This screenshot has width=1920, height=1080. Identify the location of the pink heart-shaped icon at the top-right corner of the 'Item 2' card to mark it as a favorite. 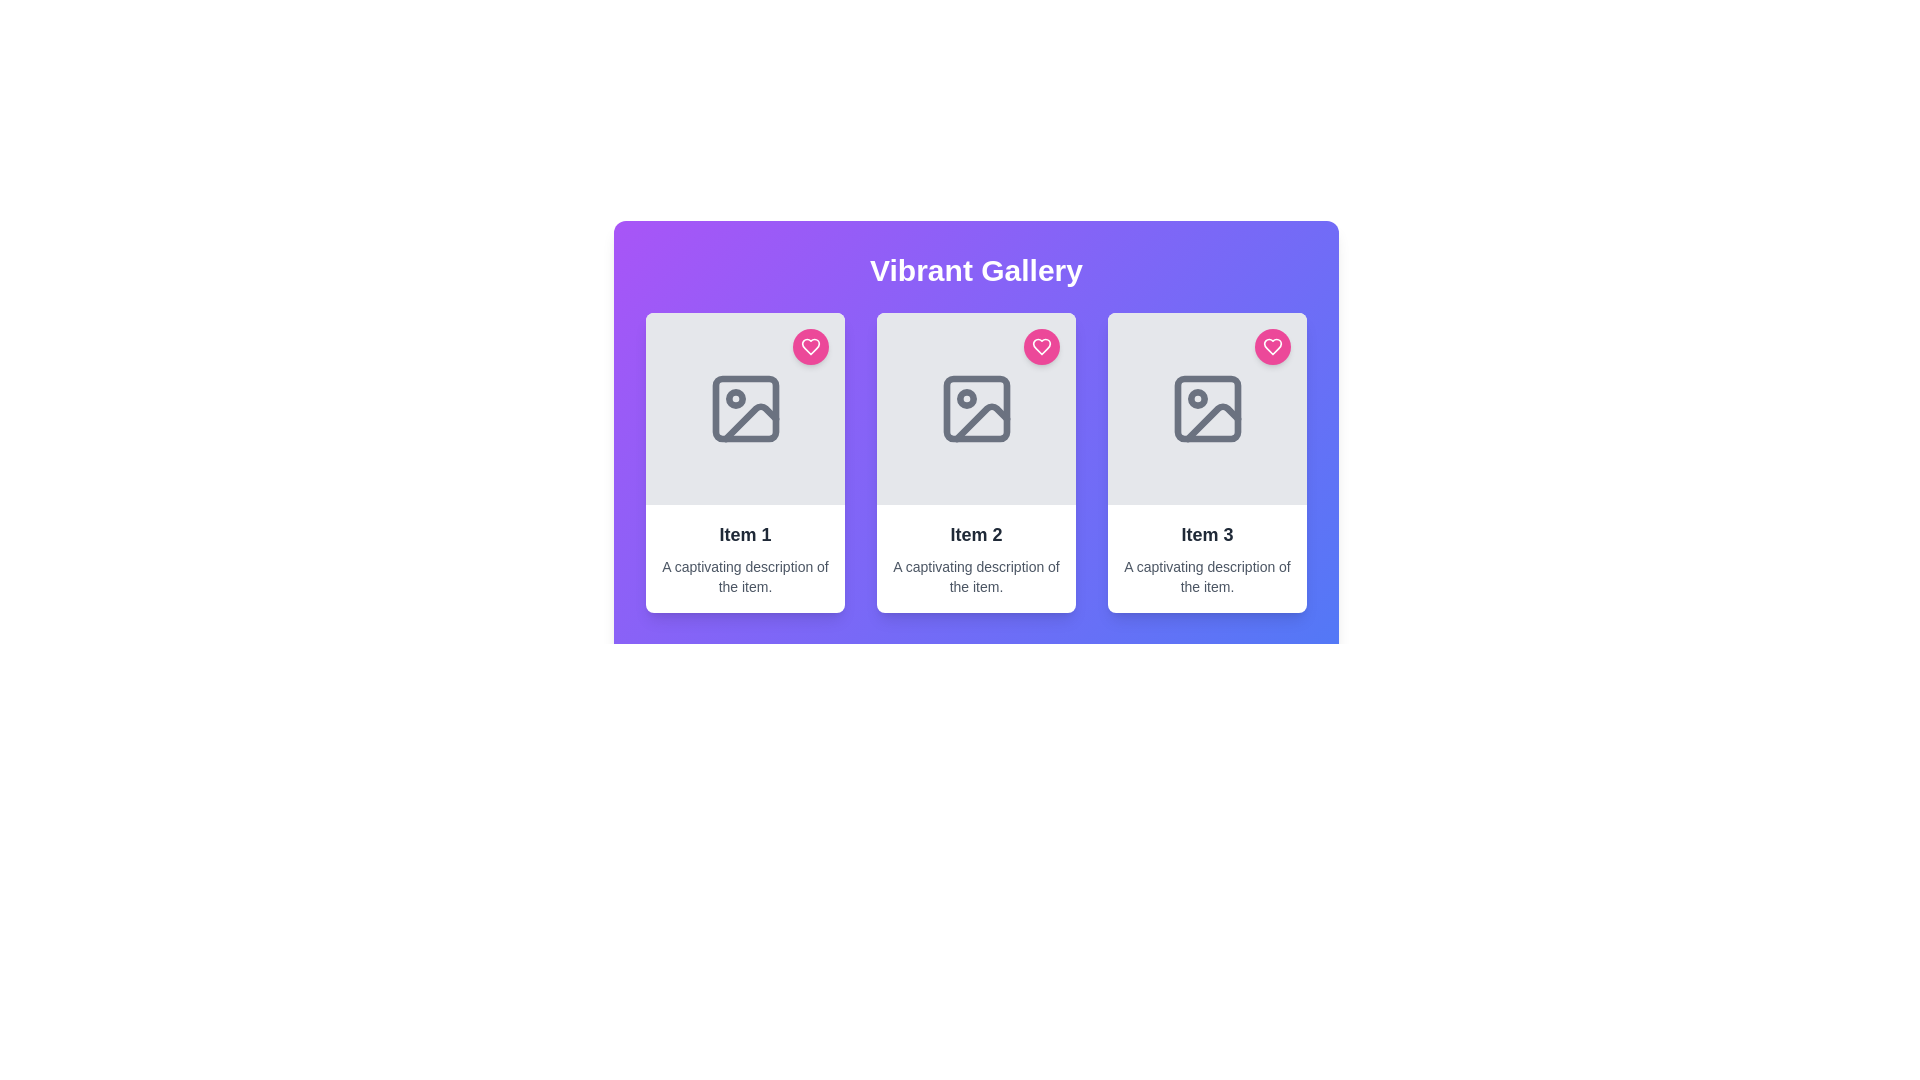
(1040, 346).